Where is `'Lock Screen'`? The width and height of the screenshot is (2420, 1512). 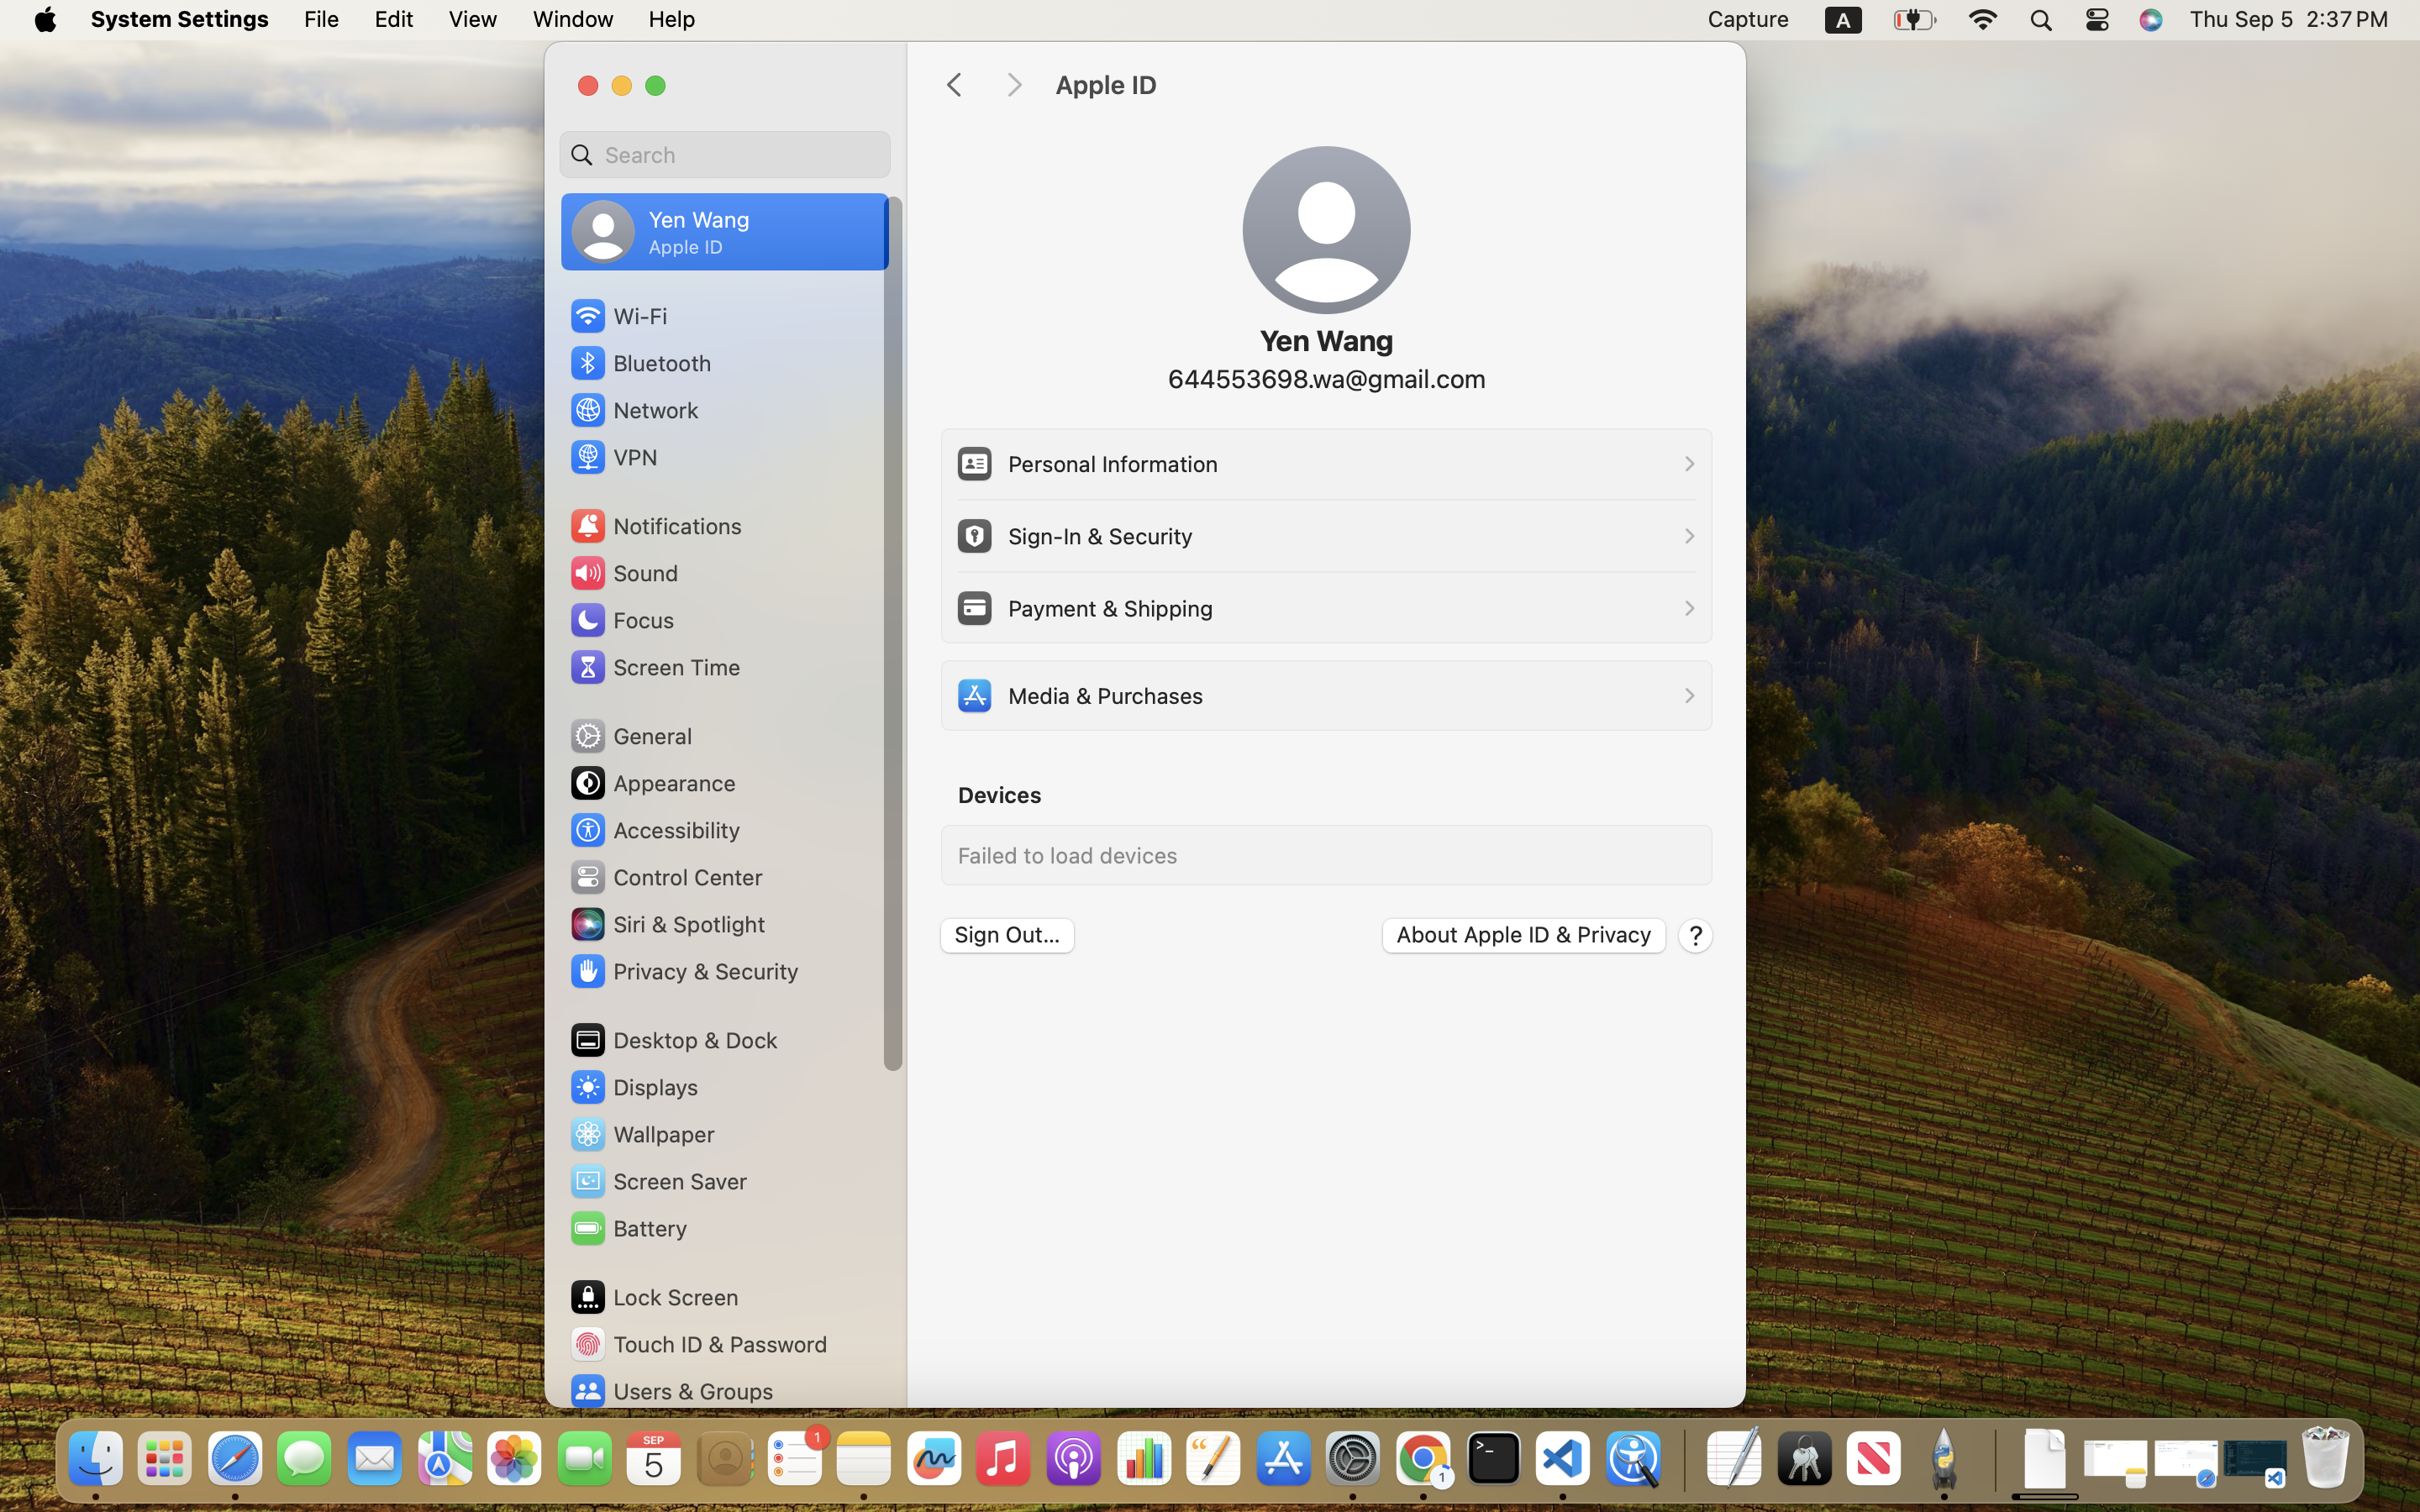
'Lock Screen' is located at coordinates (653, 1296).